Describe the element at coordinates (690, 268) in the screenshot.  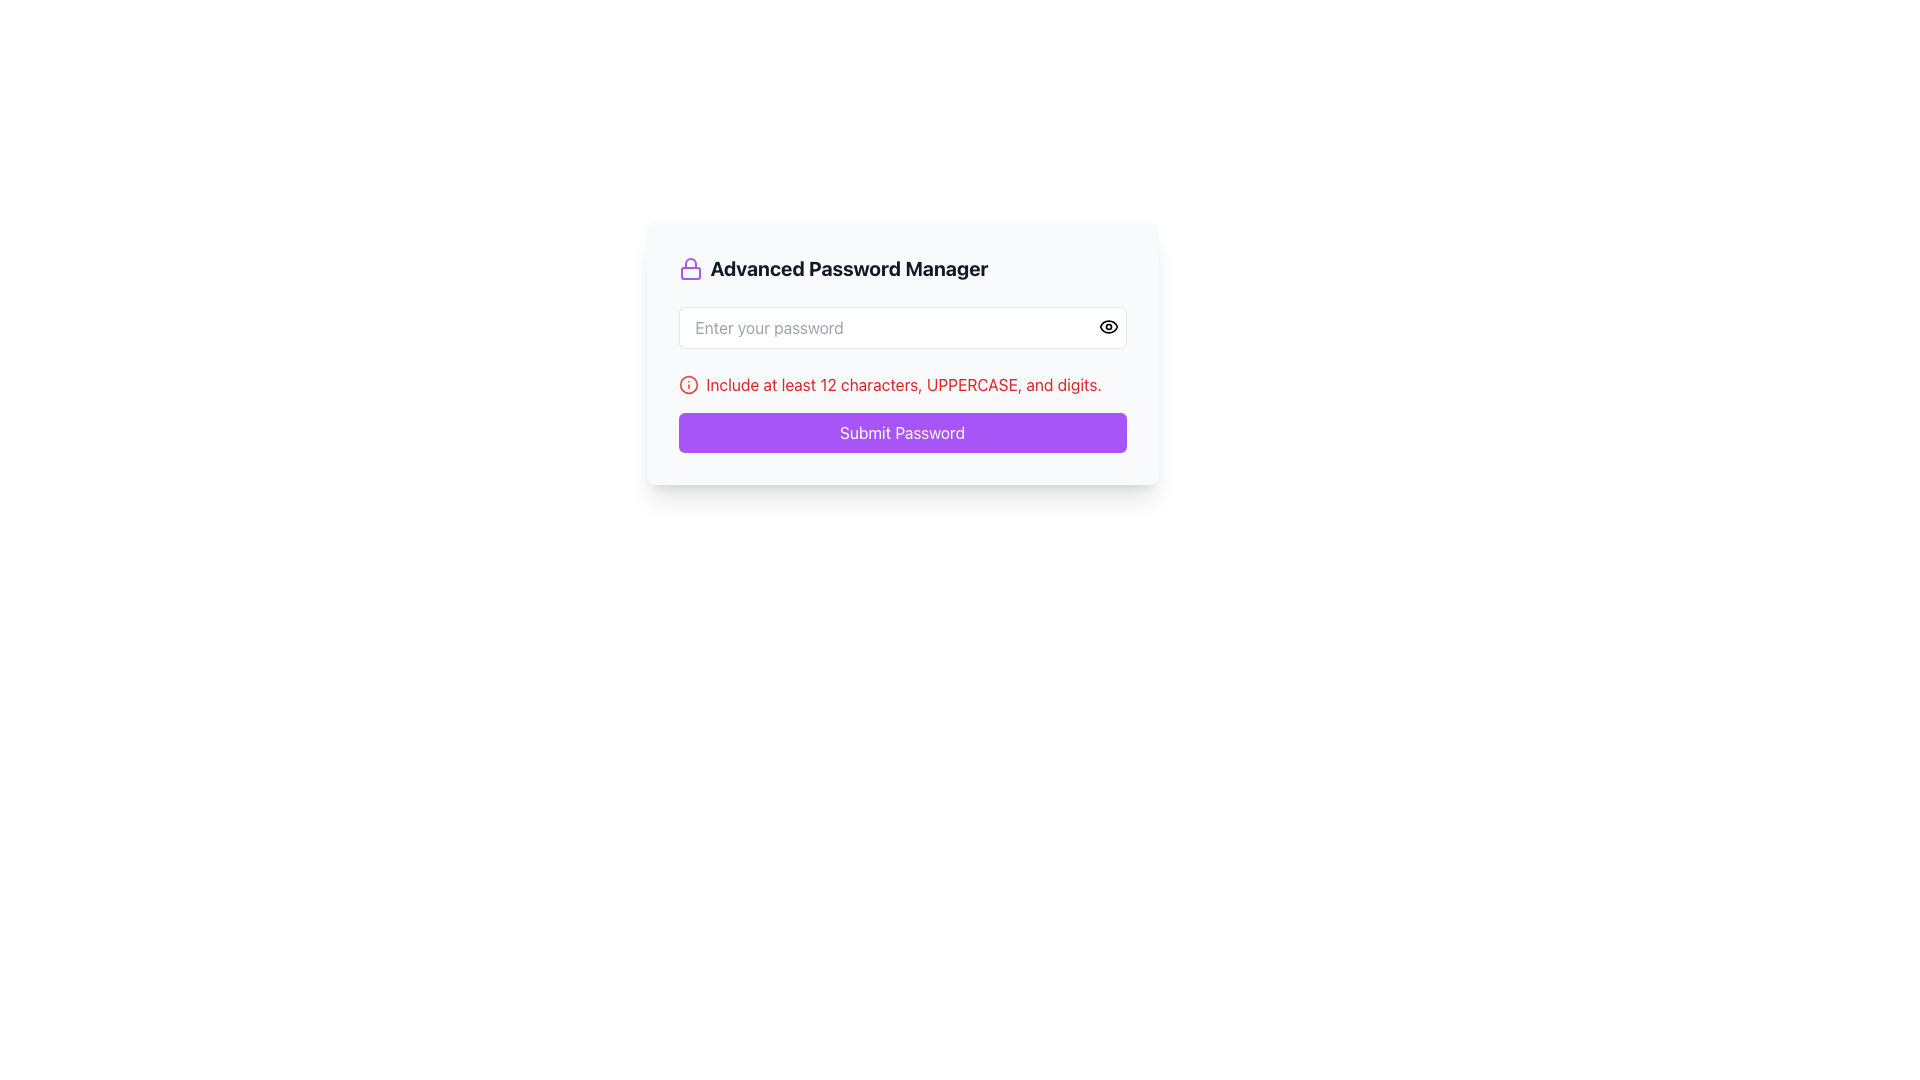
I see `the purple lock icon that symbolizes security, located to the left of the 'Advanced Password Manager' text in the title section` at that location.